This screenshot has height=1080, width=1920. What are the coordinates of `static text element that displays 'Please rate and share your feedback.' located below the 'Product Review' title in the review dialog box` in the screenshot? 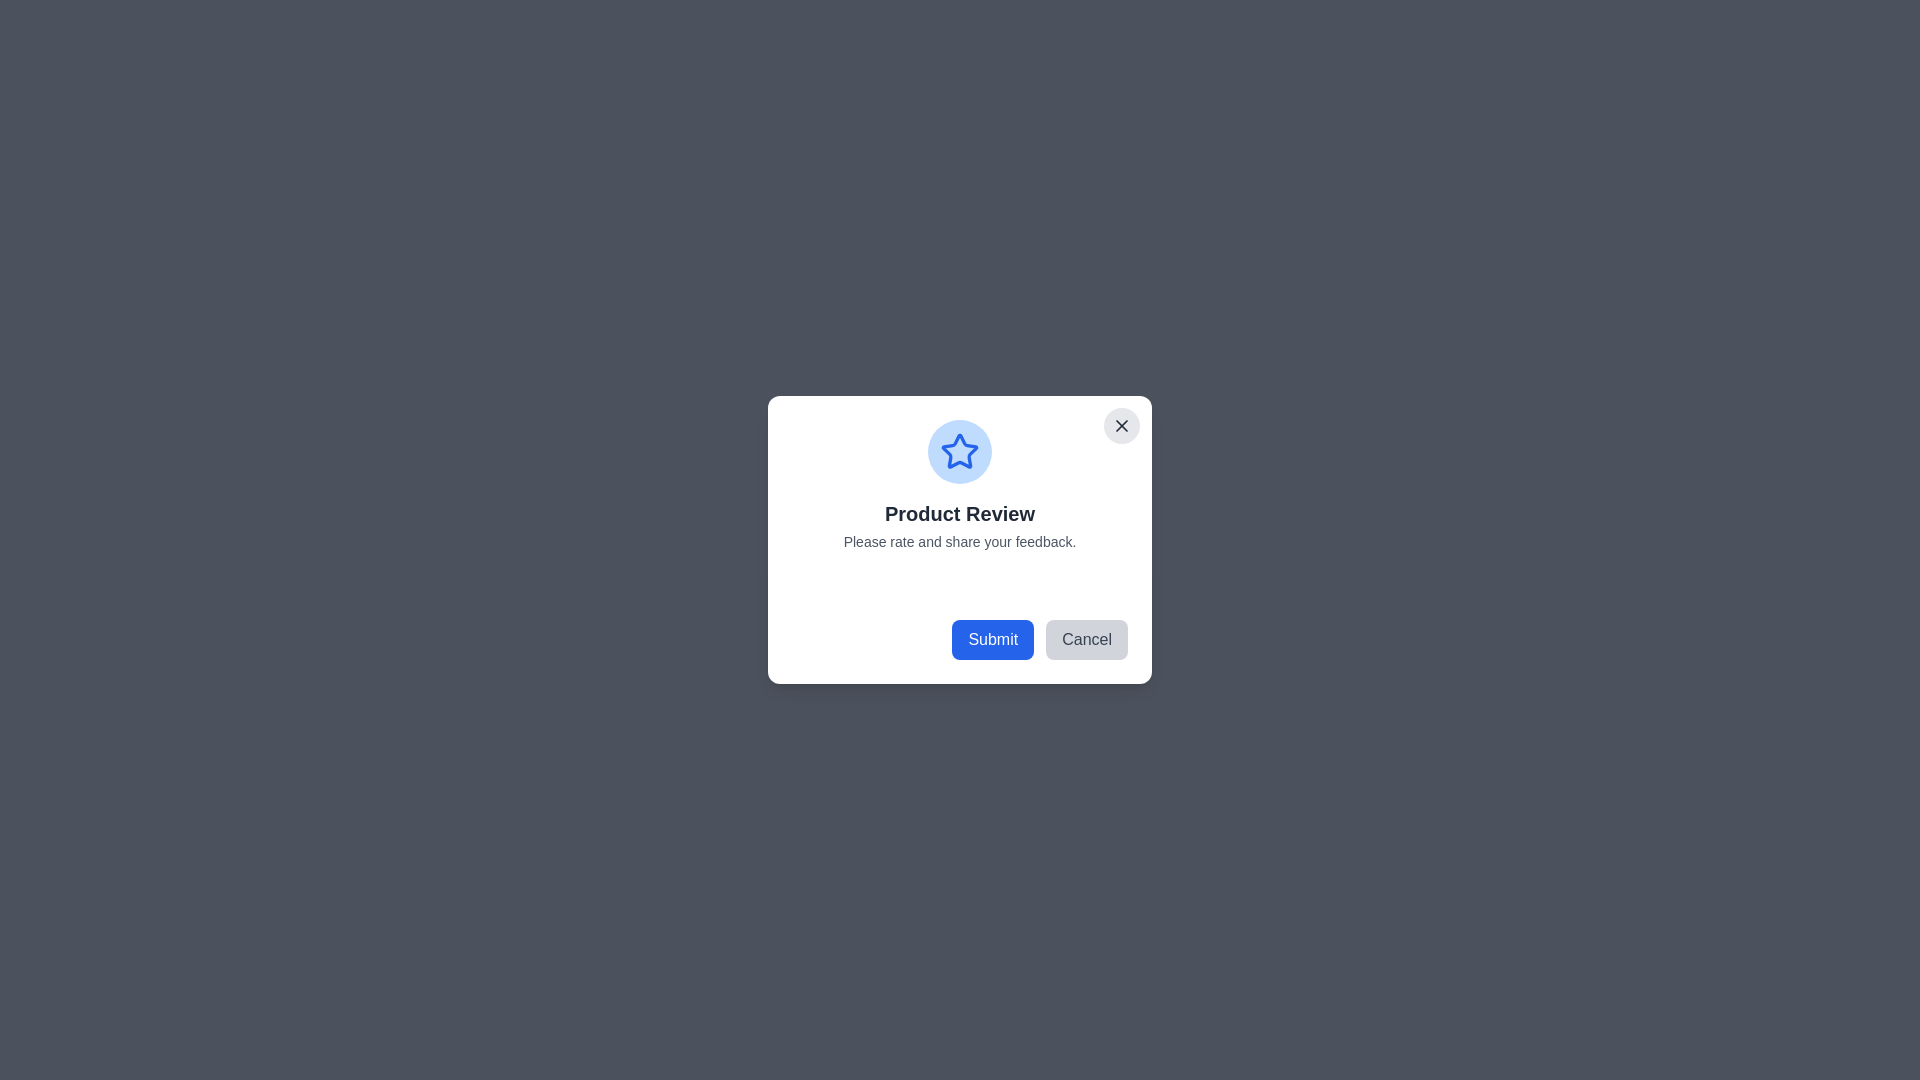 It's located at (960, 542).